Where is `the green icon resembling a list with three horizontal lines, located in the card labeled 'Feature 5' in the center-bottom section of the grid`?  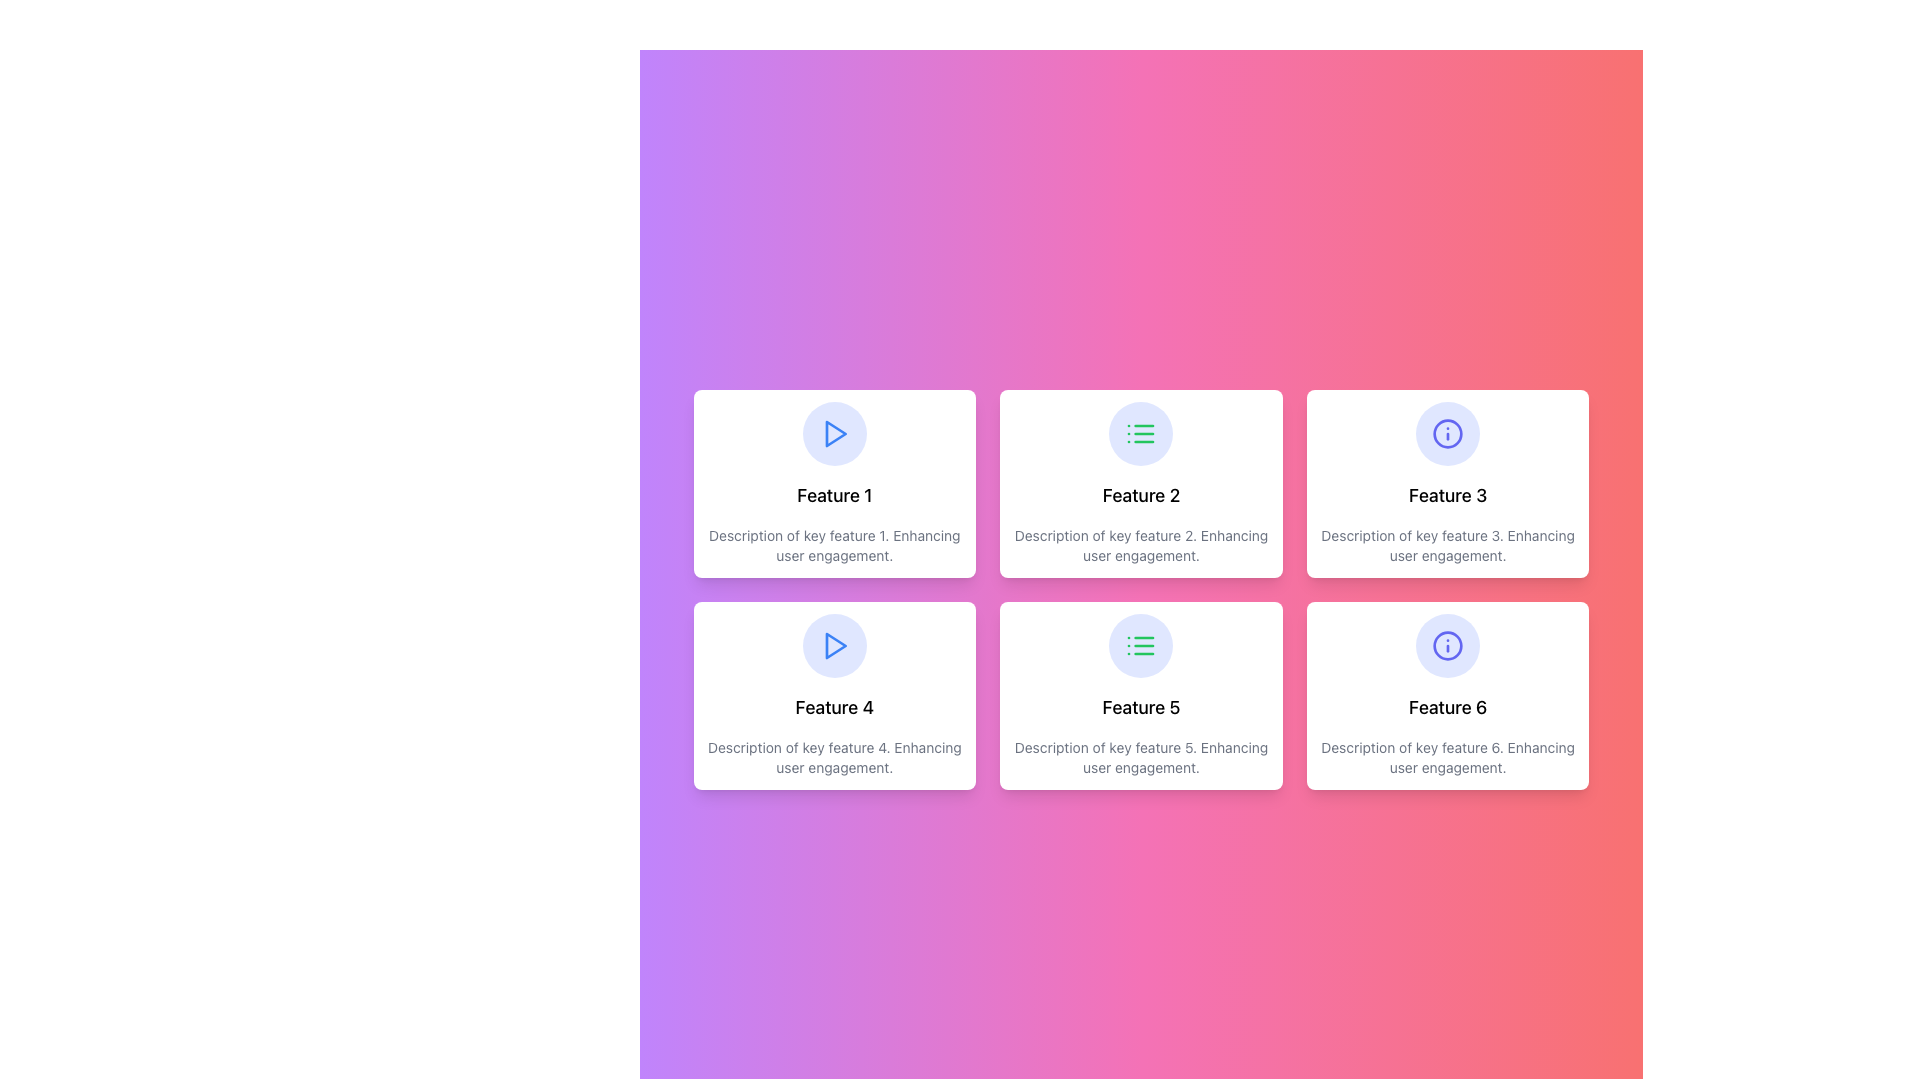
the green icon resembling a list with three horizontal lines, located in the card labeled 'Feature 5' in the center-bottom section of the grid is located at coordinates (1141, 645).